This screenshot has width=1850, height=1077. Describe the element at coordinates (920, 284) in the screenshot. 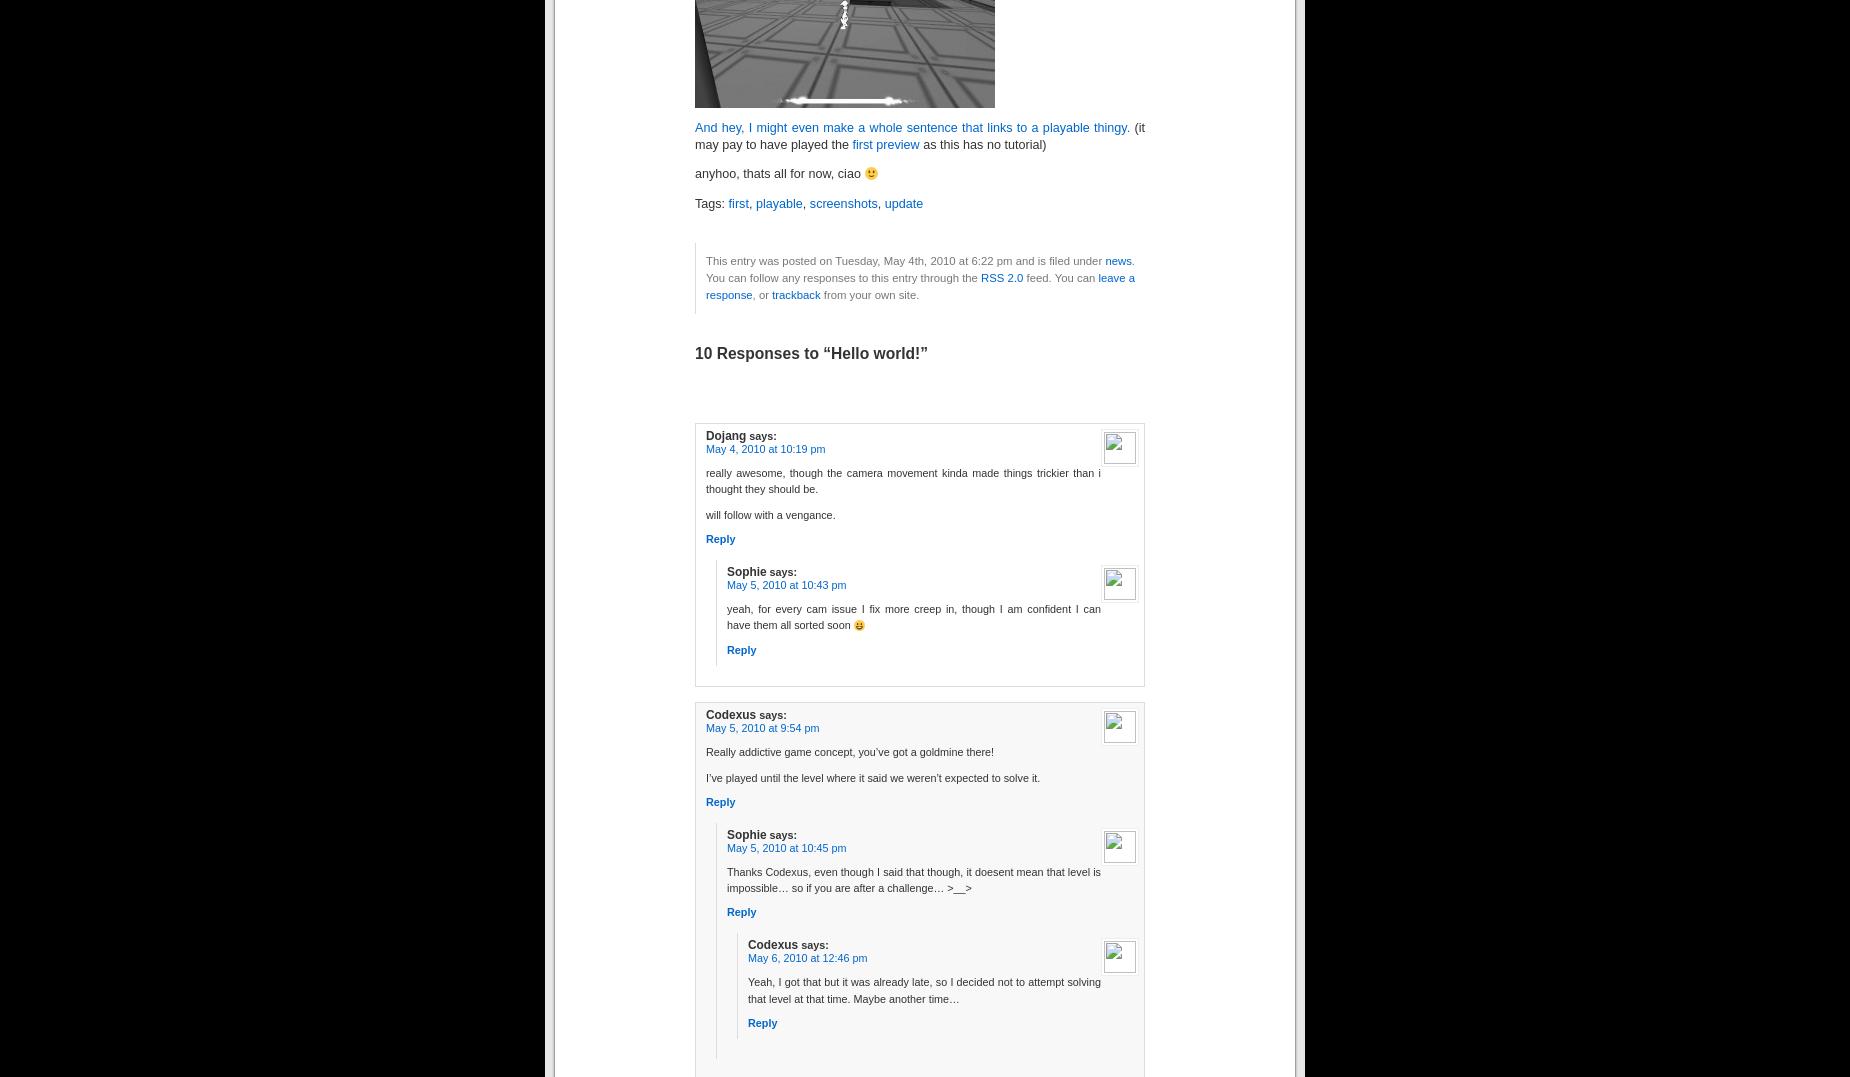

I see `'leave a response'` at that location.